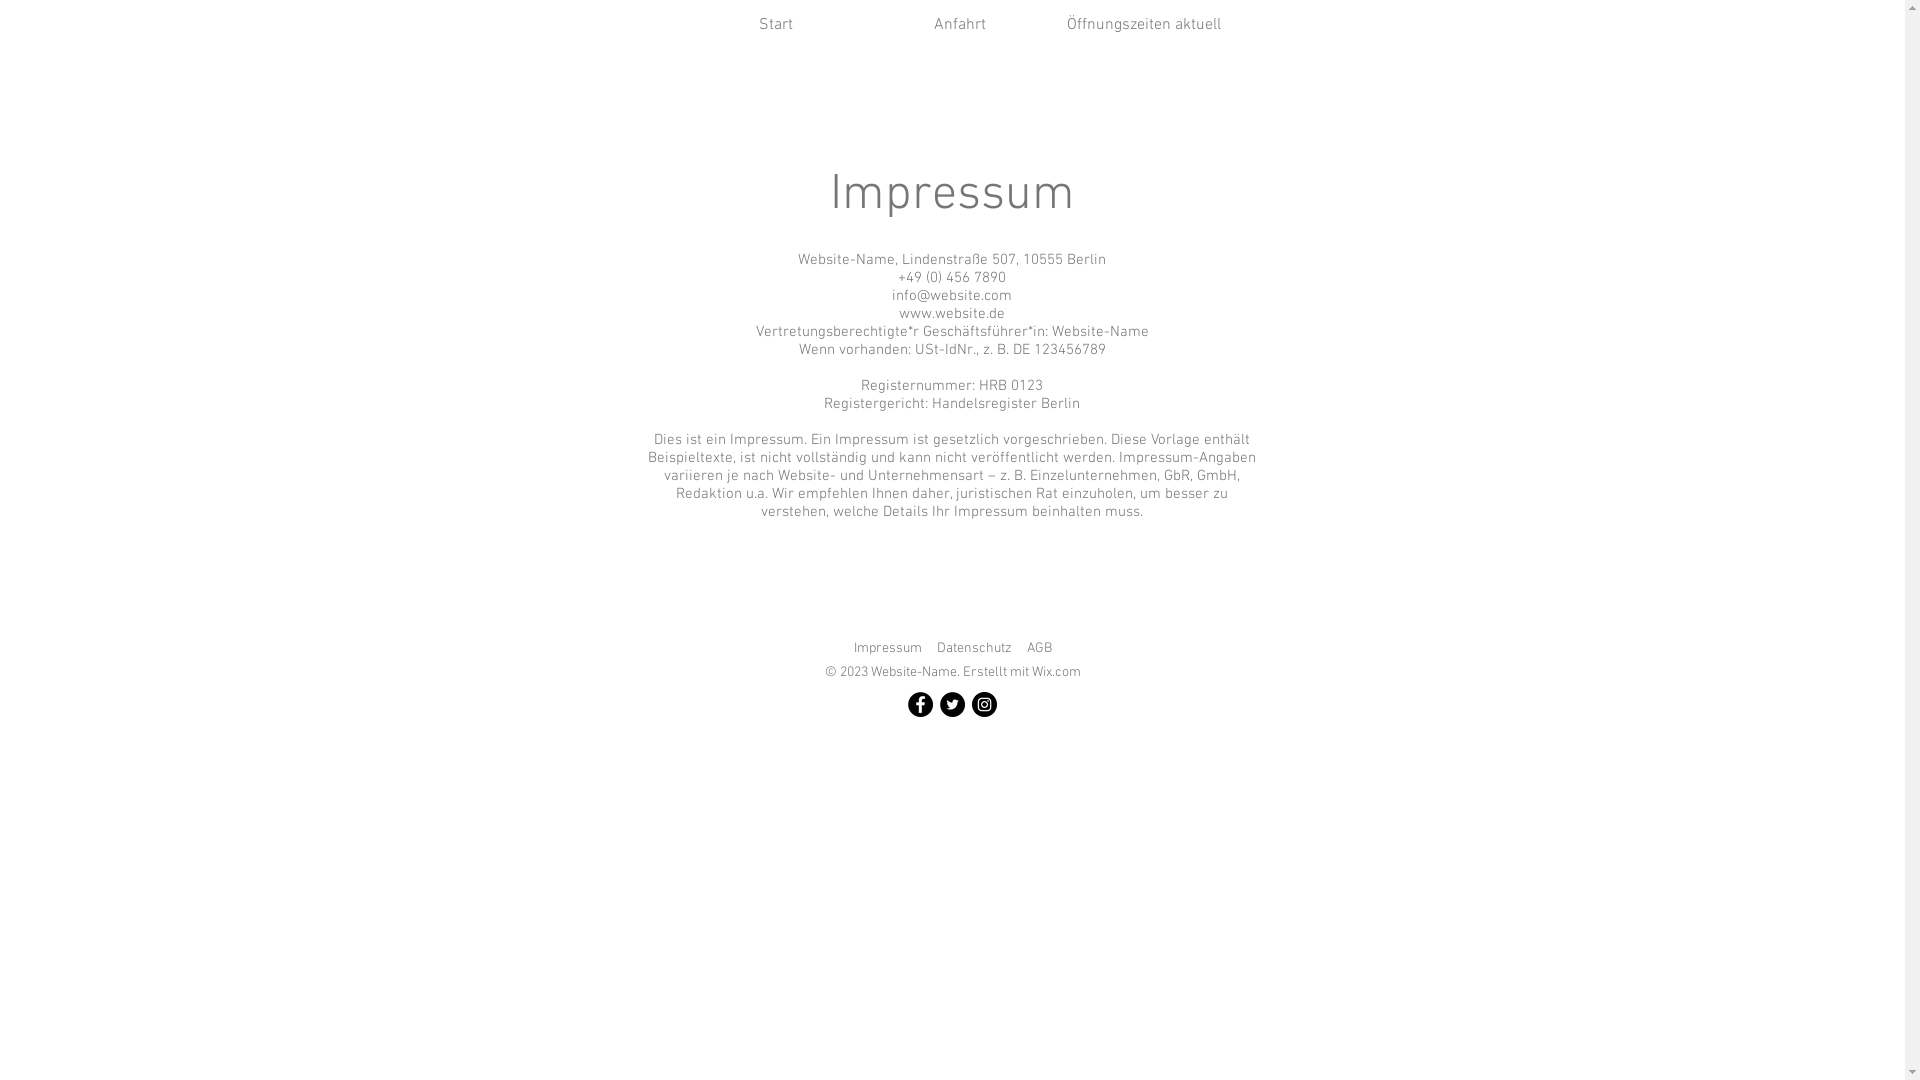 The image size is (1920, 1080). Describe the element at coordinates (960, 25) in the screenshot. I see `'Anfahrt'` at that location.